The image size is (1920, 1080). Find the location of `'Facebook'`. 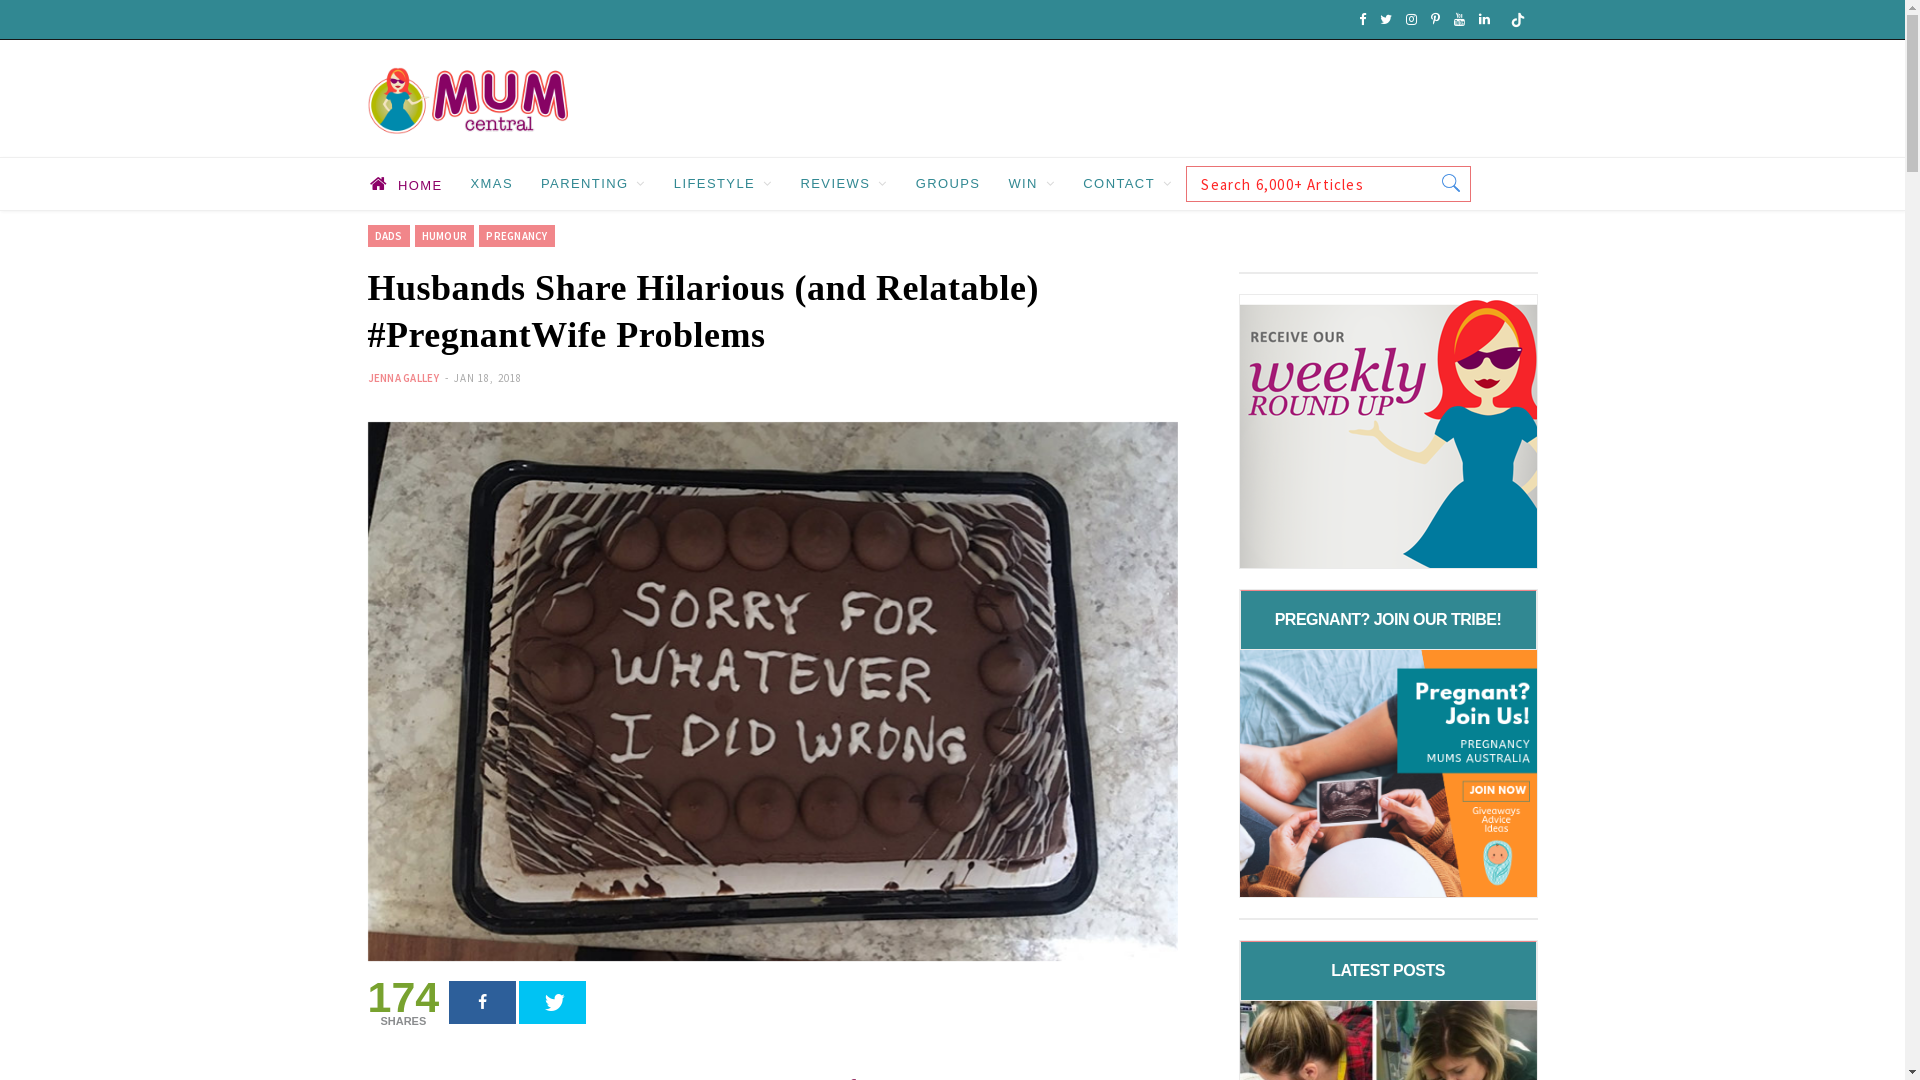

'Facebook' is located at coordinates (482, 1002).